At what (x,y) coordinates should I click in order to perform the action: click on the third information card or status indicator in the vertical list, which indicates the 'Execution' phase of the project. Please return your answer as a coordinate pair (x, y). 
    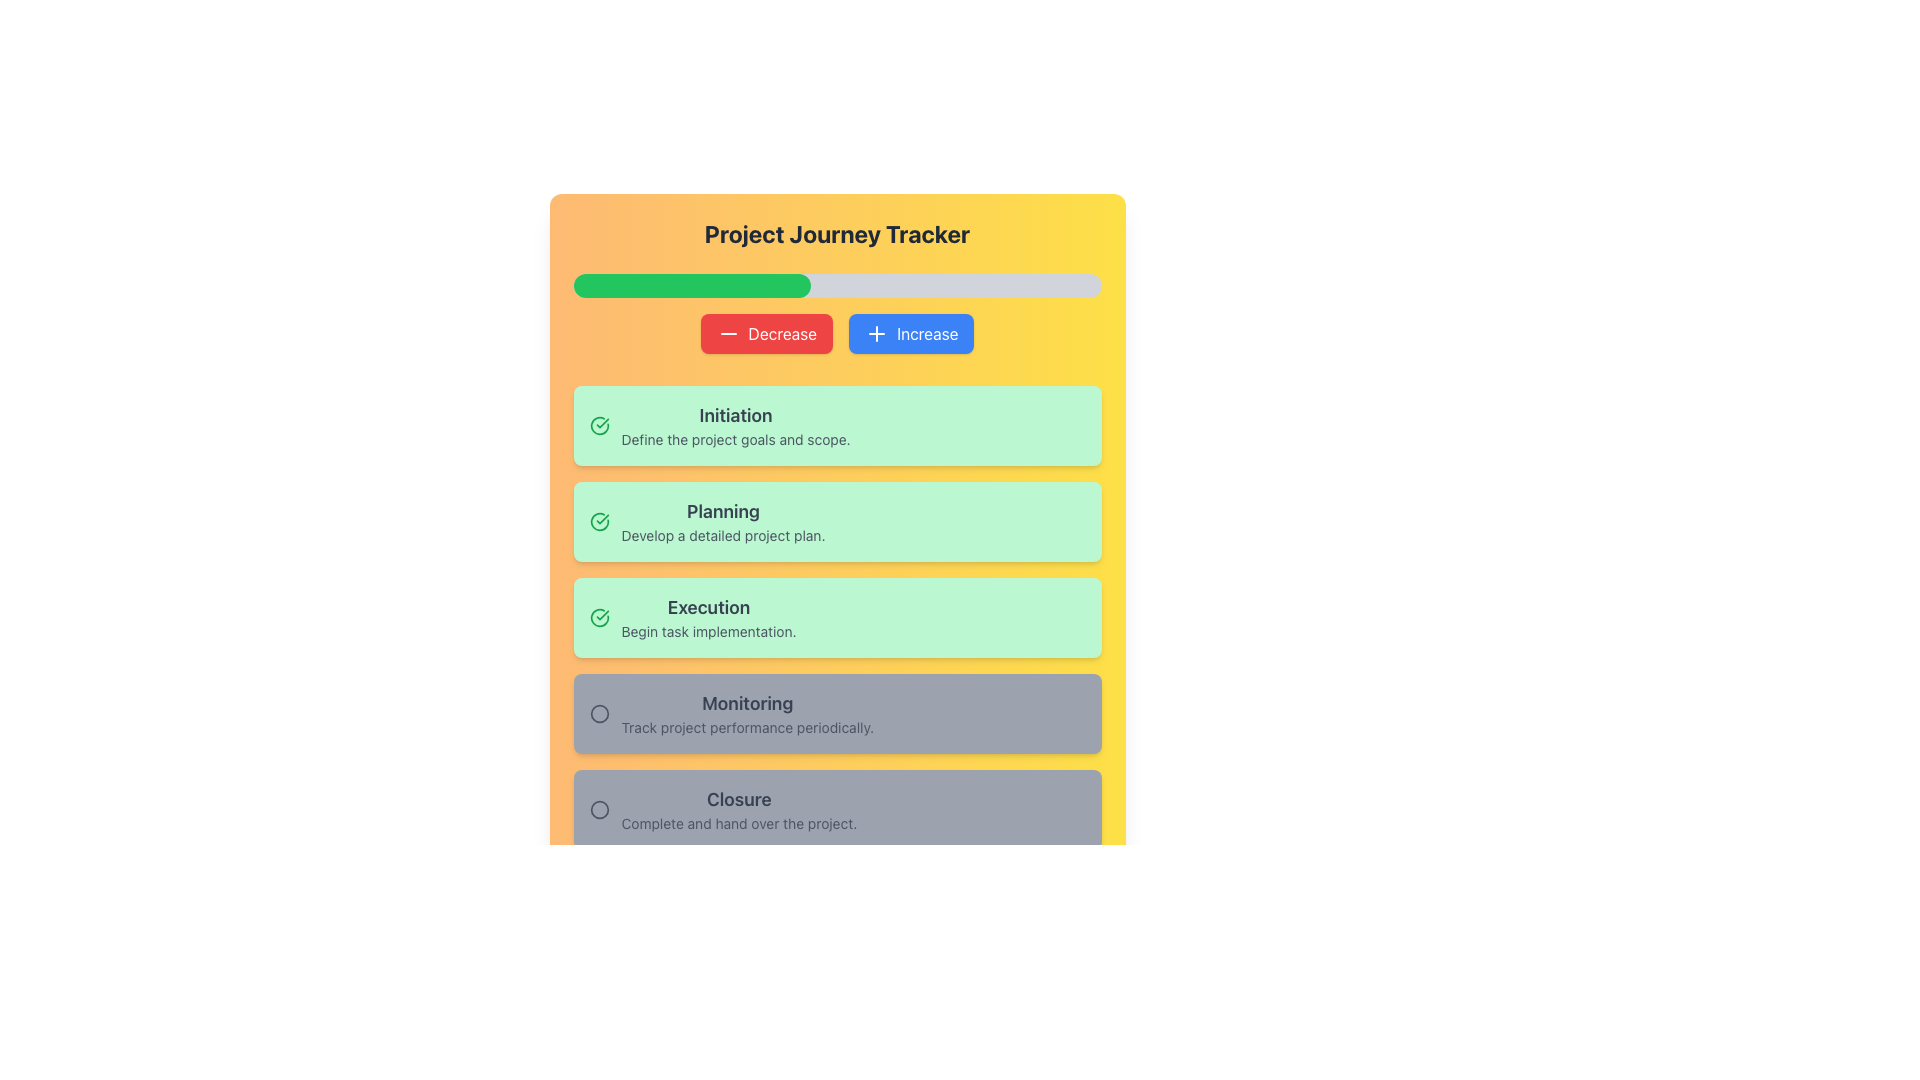
    Looking at the image, I should click on (837, 616).